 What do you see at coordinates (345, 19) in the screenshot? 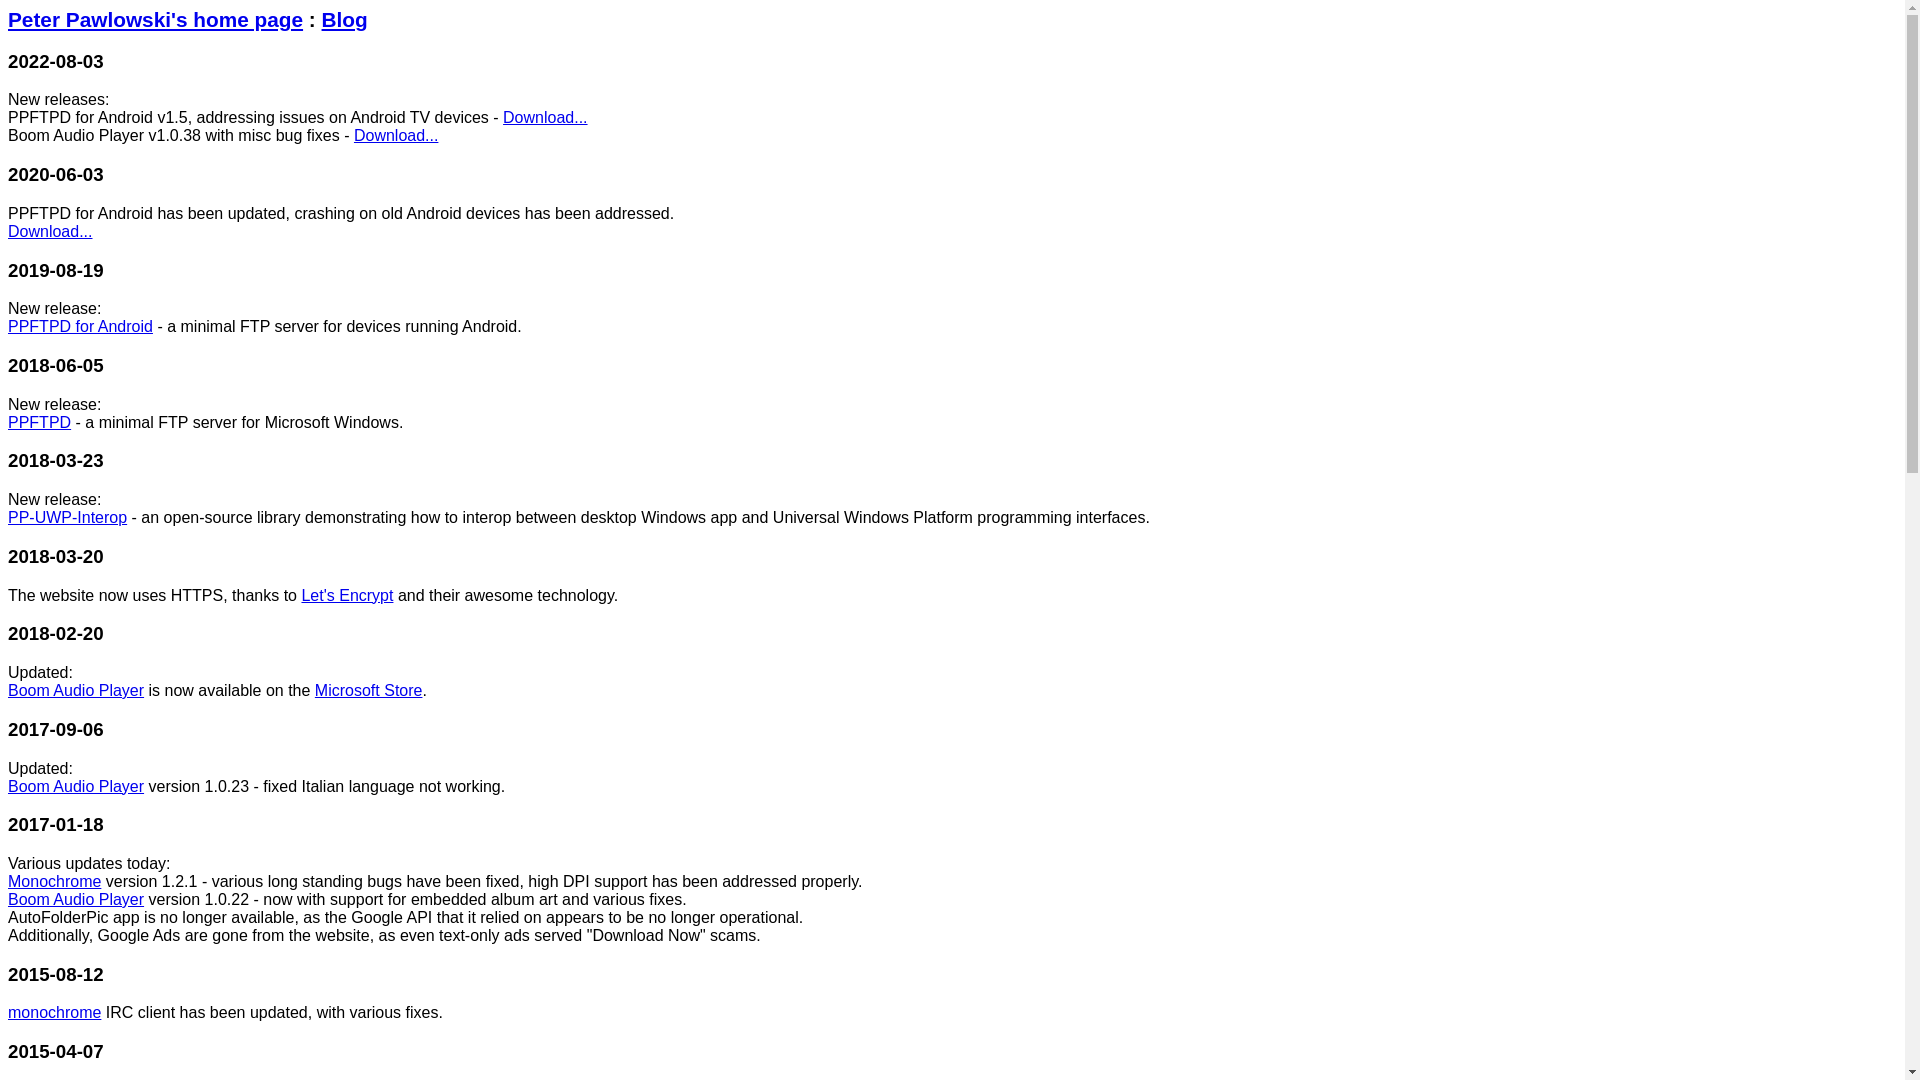
I see `'Blog'` at bounding box center [345, 19].